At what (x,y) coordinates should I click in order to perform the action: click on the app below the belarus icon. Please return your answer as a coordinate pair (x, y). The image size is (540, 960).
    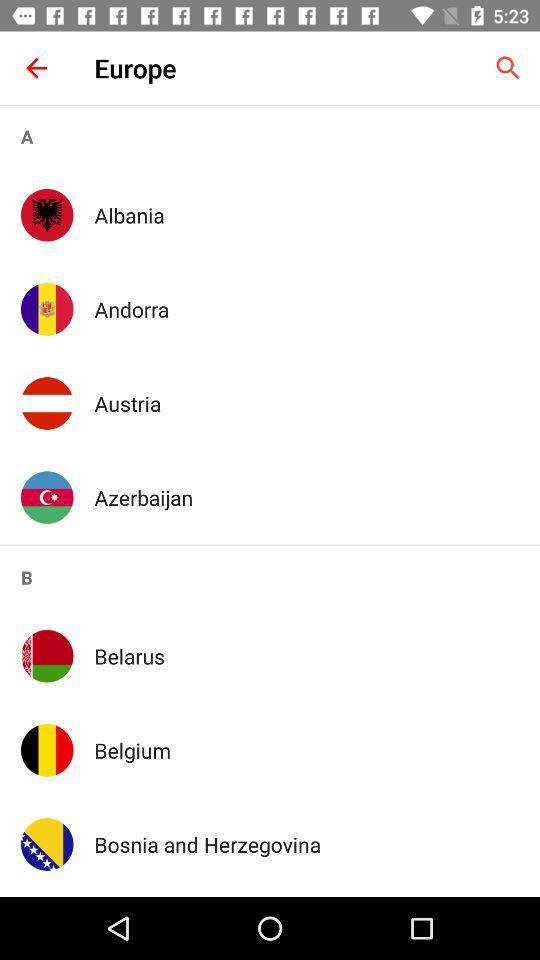
    Looking at the image, I should click on (306, 749).